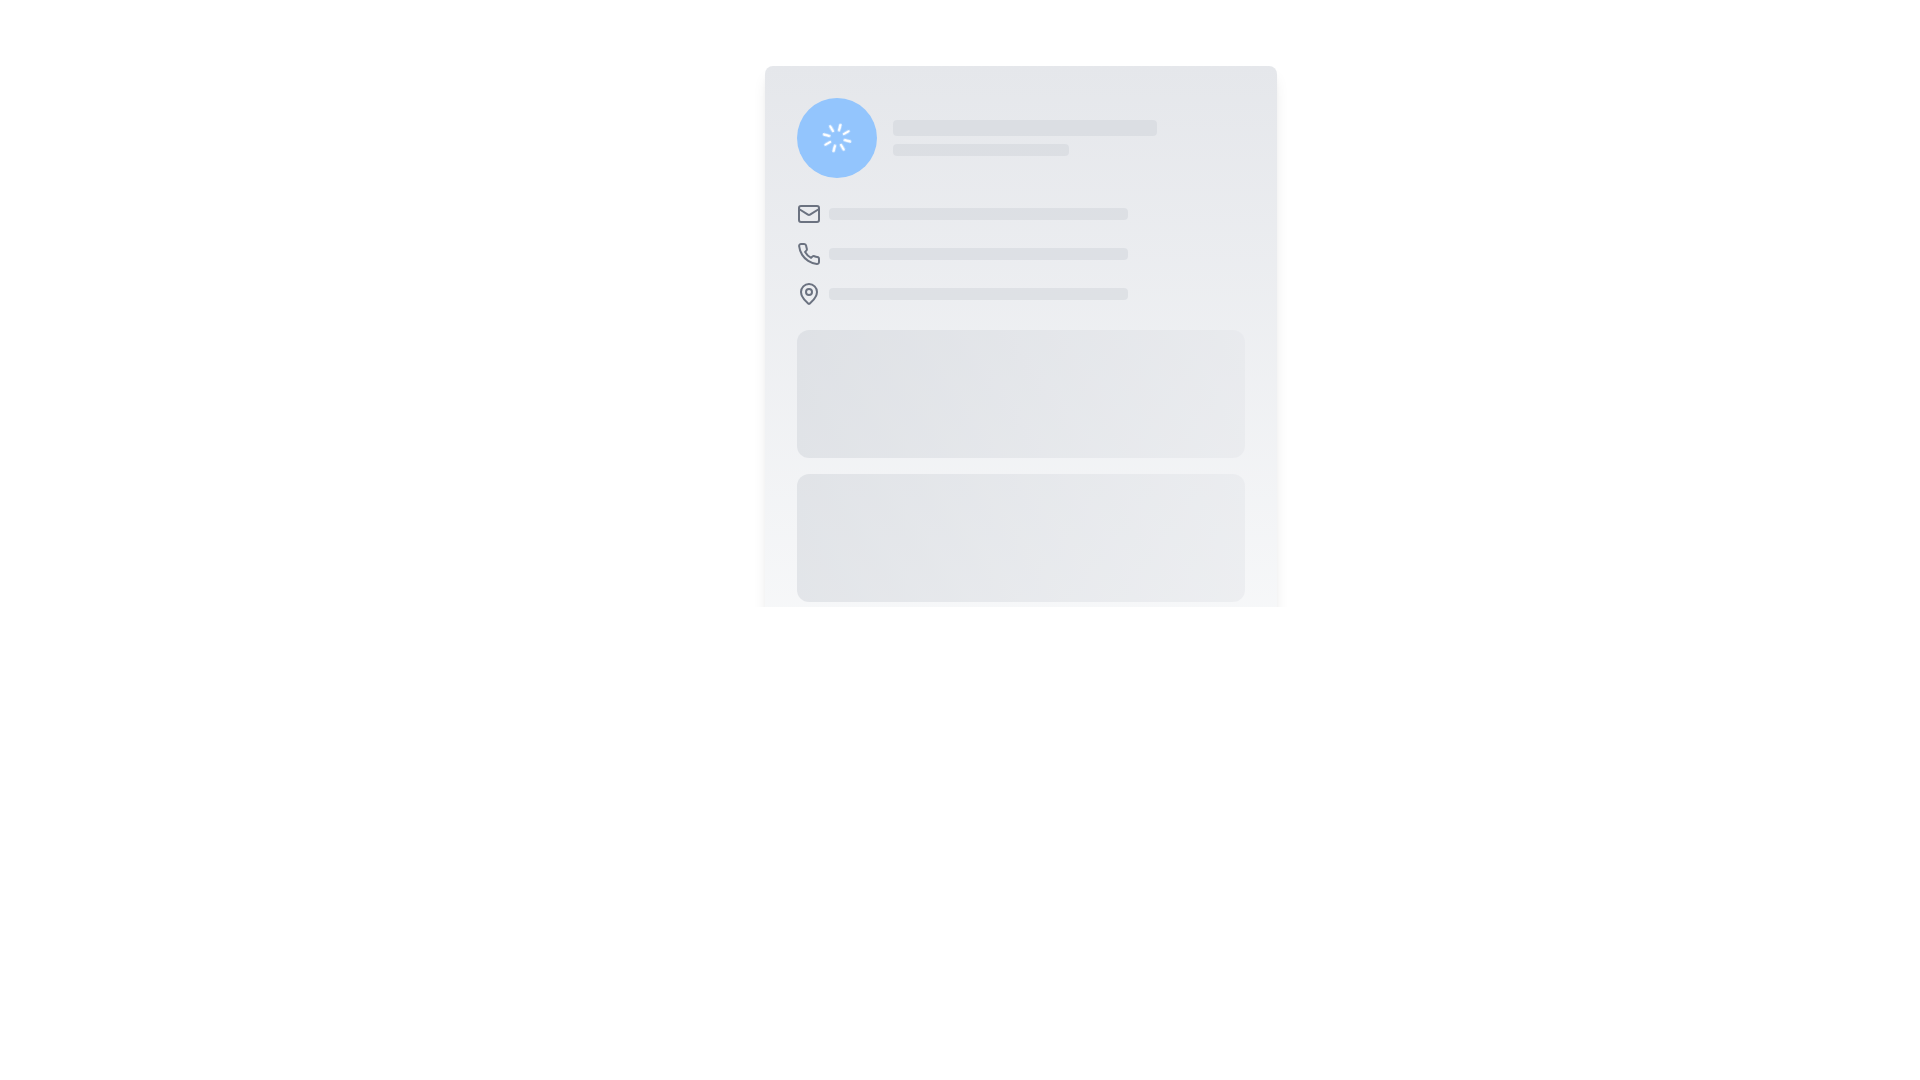 This screenshot has width=1920, height=1080. I want to click on SVG rectangle element that forms the body of the mail envelope icon for debugging purposes, so click(808, 213).